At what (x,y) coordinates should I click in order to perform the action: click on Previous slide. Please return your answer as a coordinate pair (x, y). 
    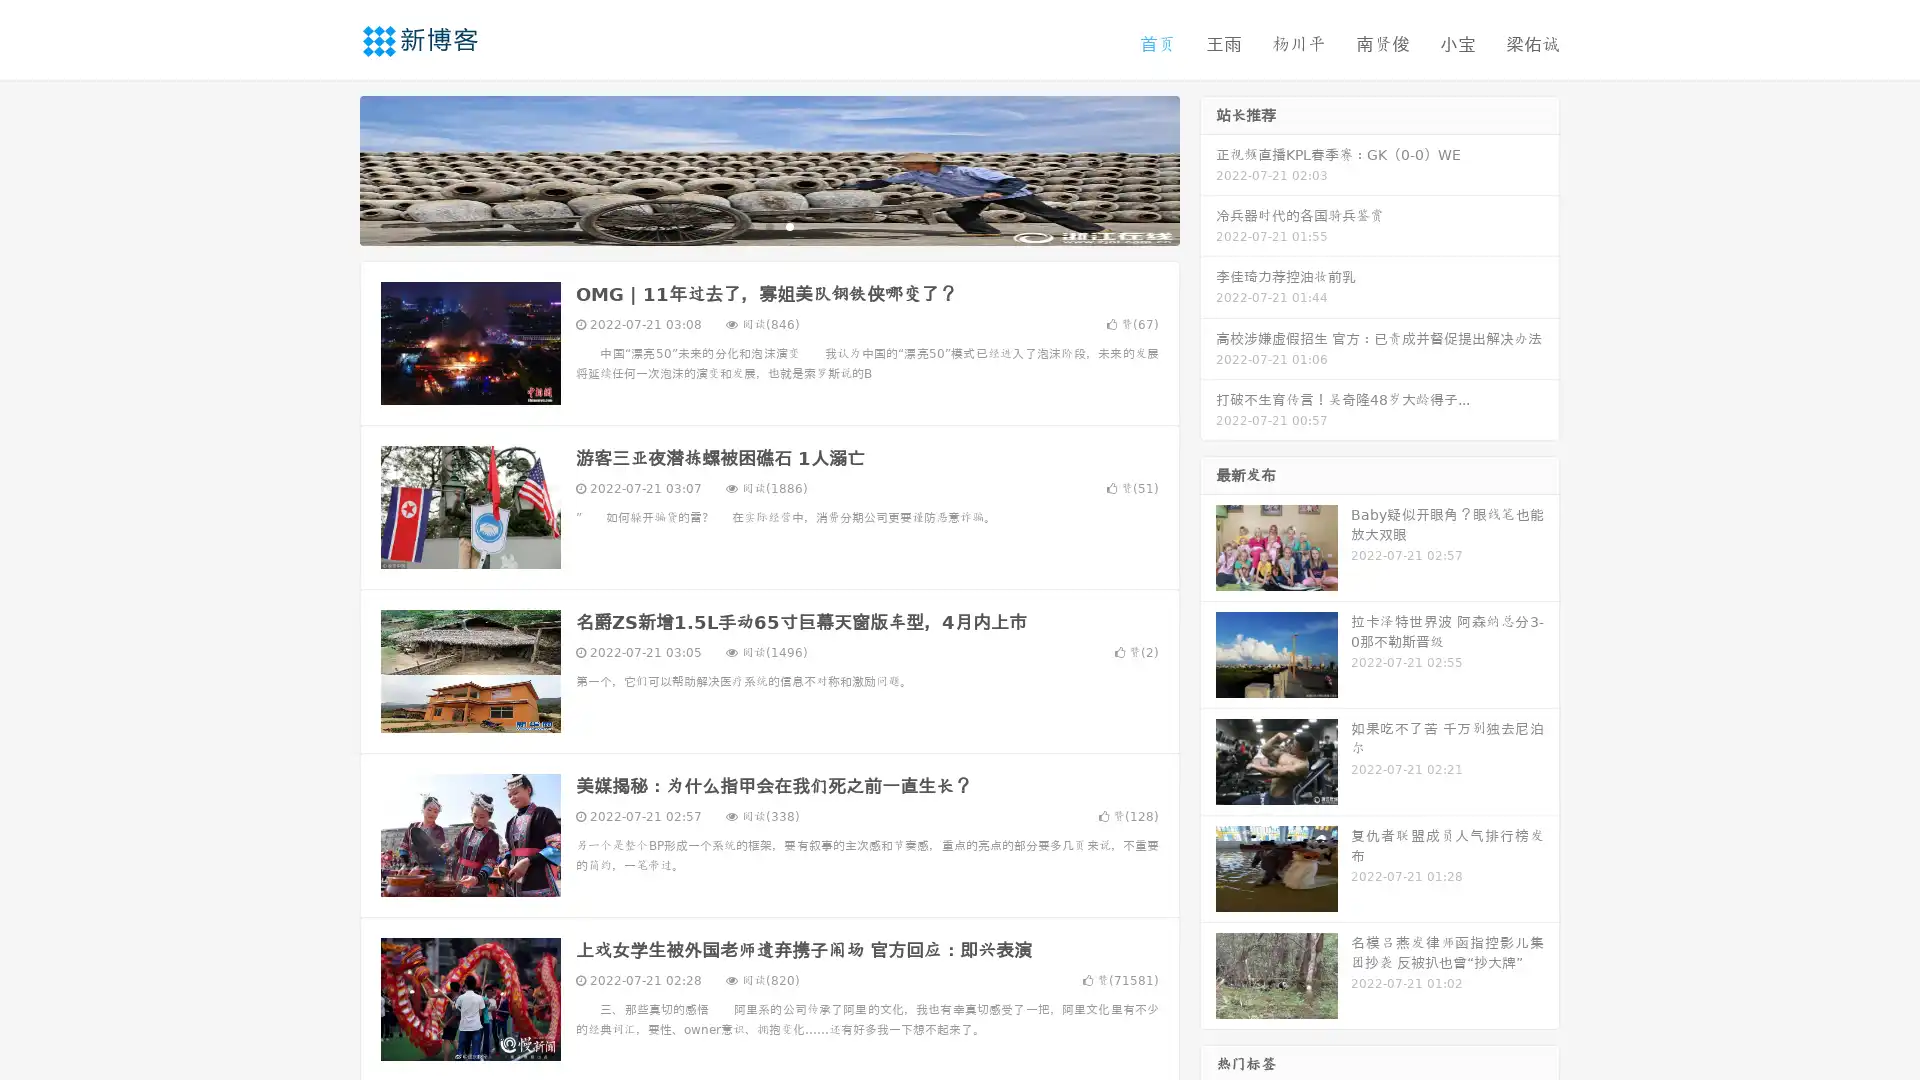
    Looking at the image, I should click on (330, 168).